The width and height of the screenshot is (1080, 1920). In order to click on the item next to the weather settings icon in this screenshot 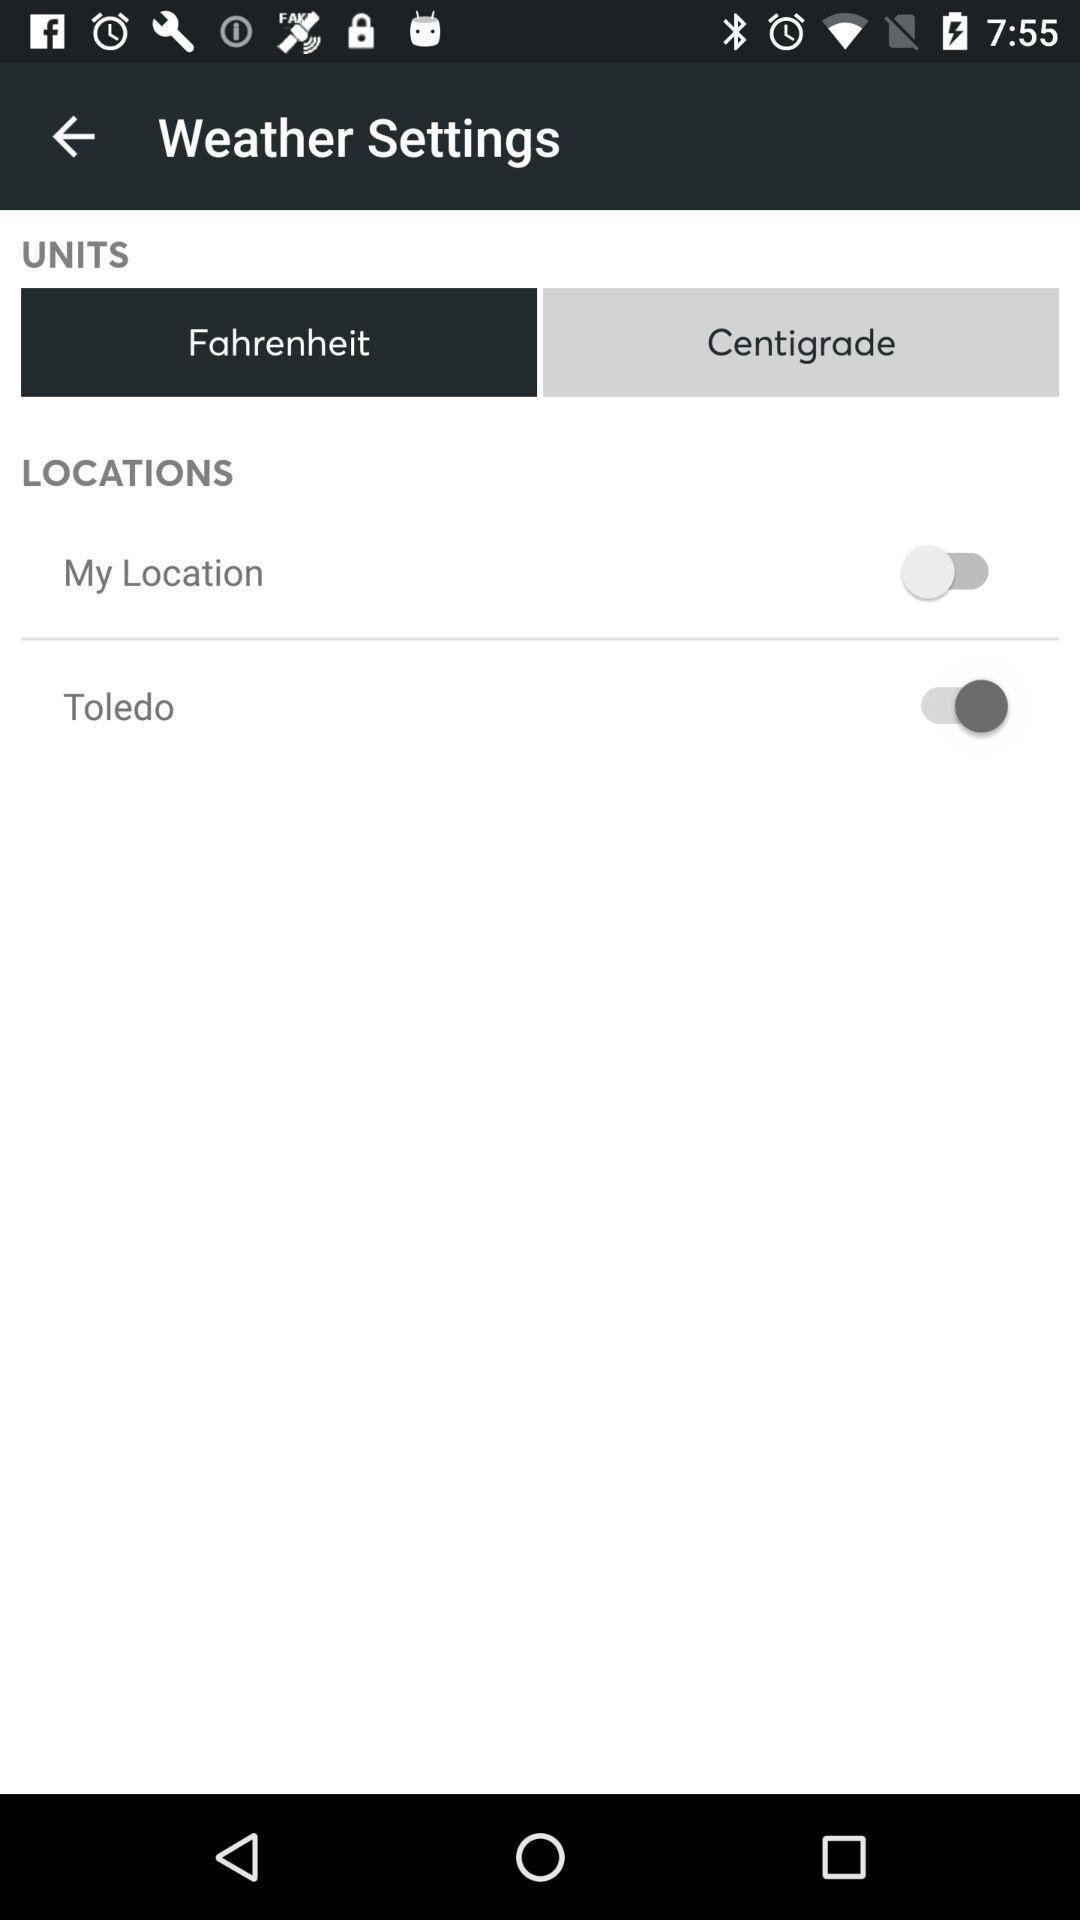, I will do `click(72, 135)`.